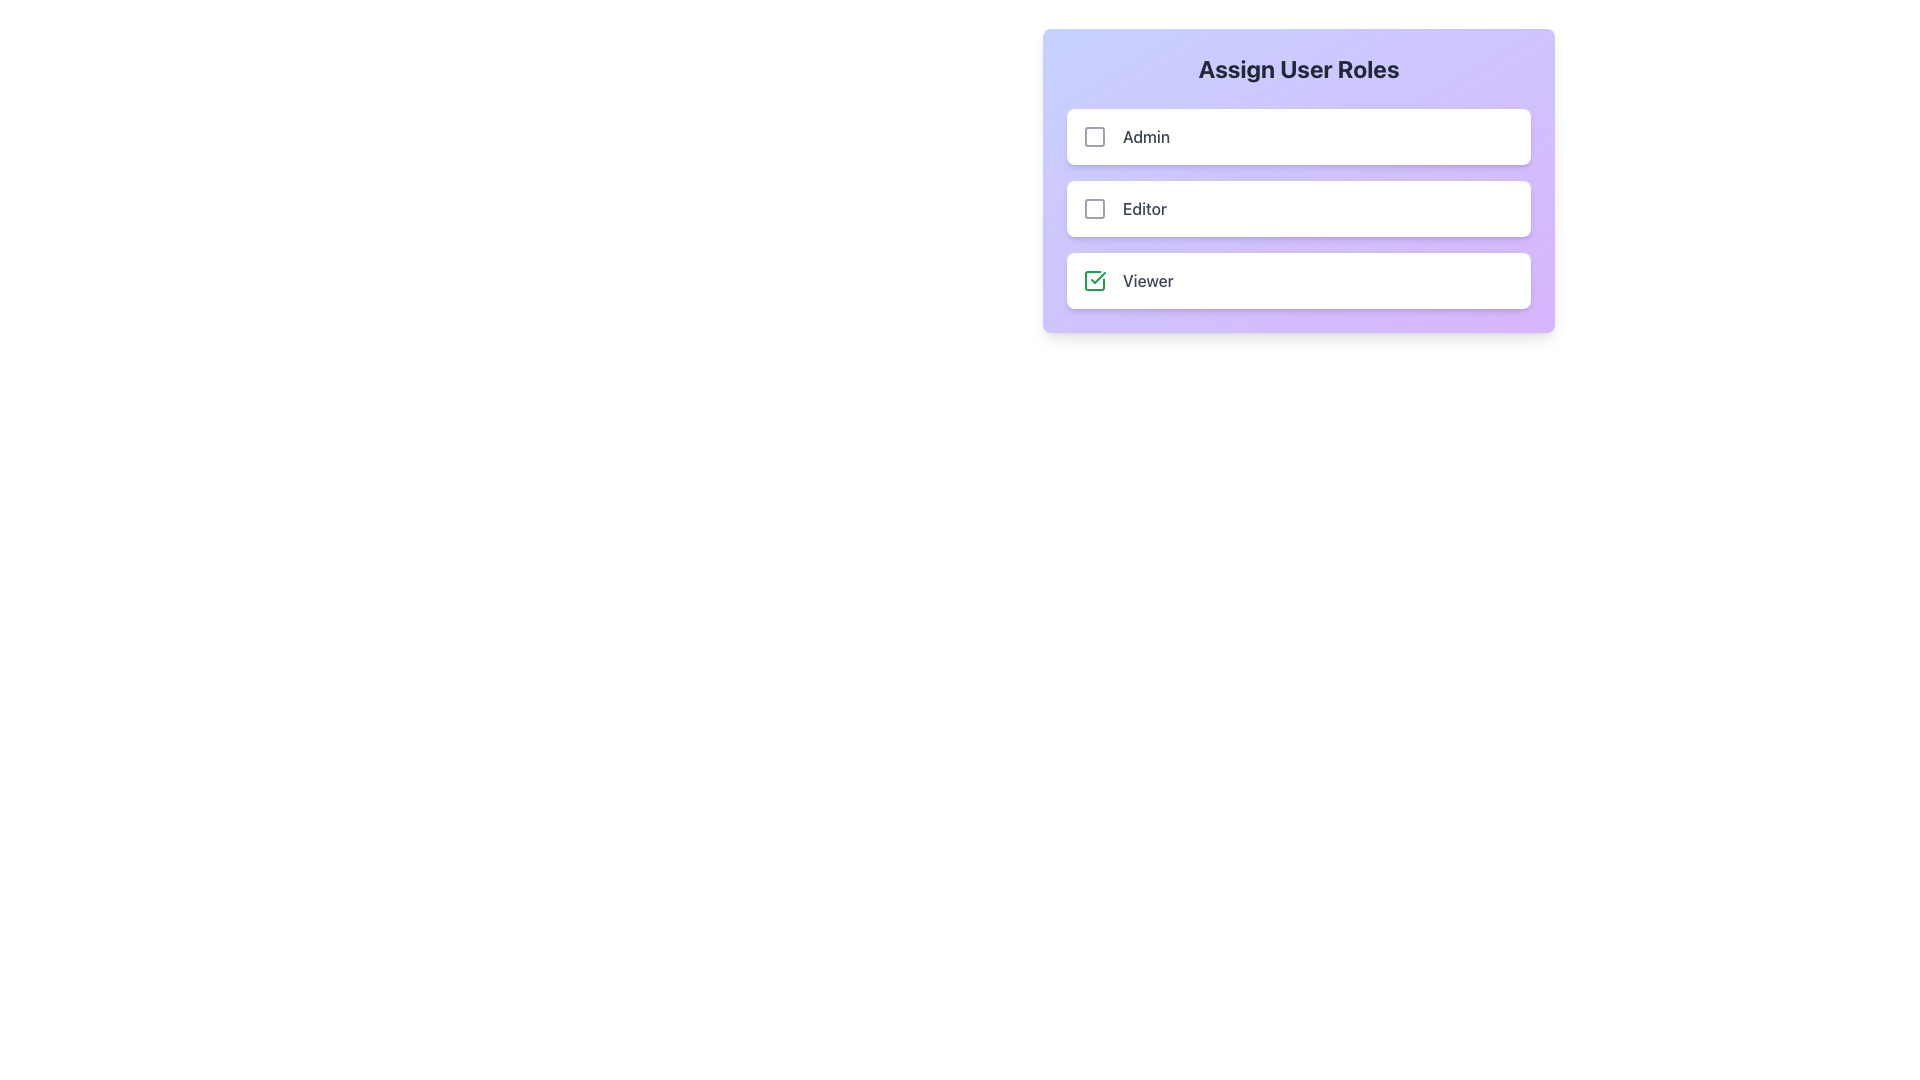 This screenshot has width=1920, height=1080. I want to click on properties of the 'Editor' role checkbox located in the second position of a vertical list, between 'Admin' and 'Viewer', on a violet background, so click(1299, 208).